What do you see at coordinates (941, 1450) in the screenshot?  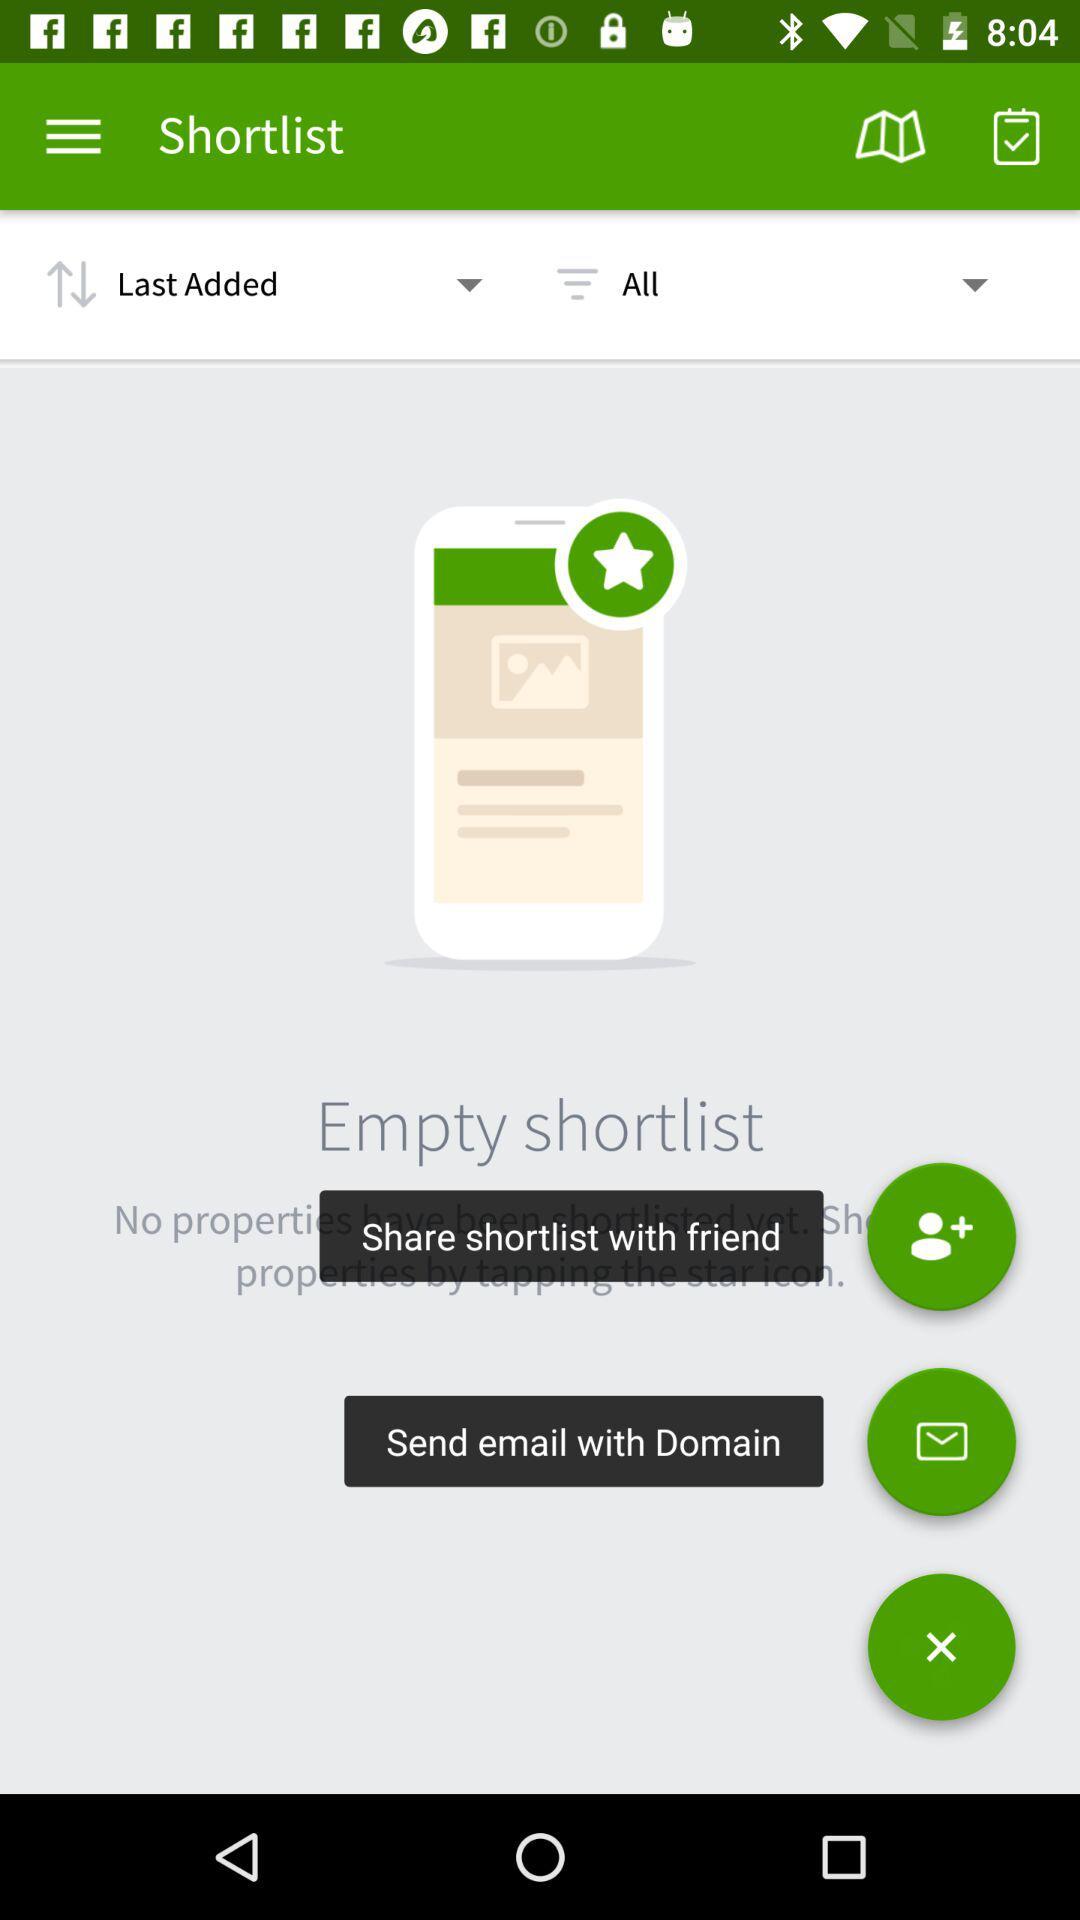 I see `the email icon` at bounding box center [941, 1450].